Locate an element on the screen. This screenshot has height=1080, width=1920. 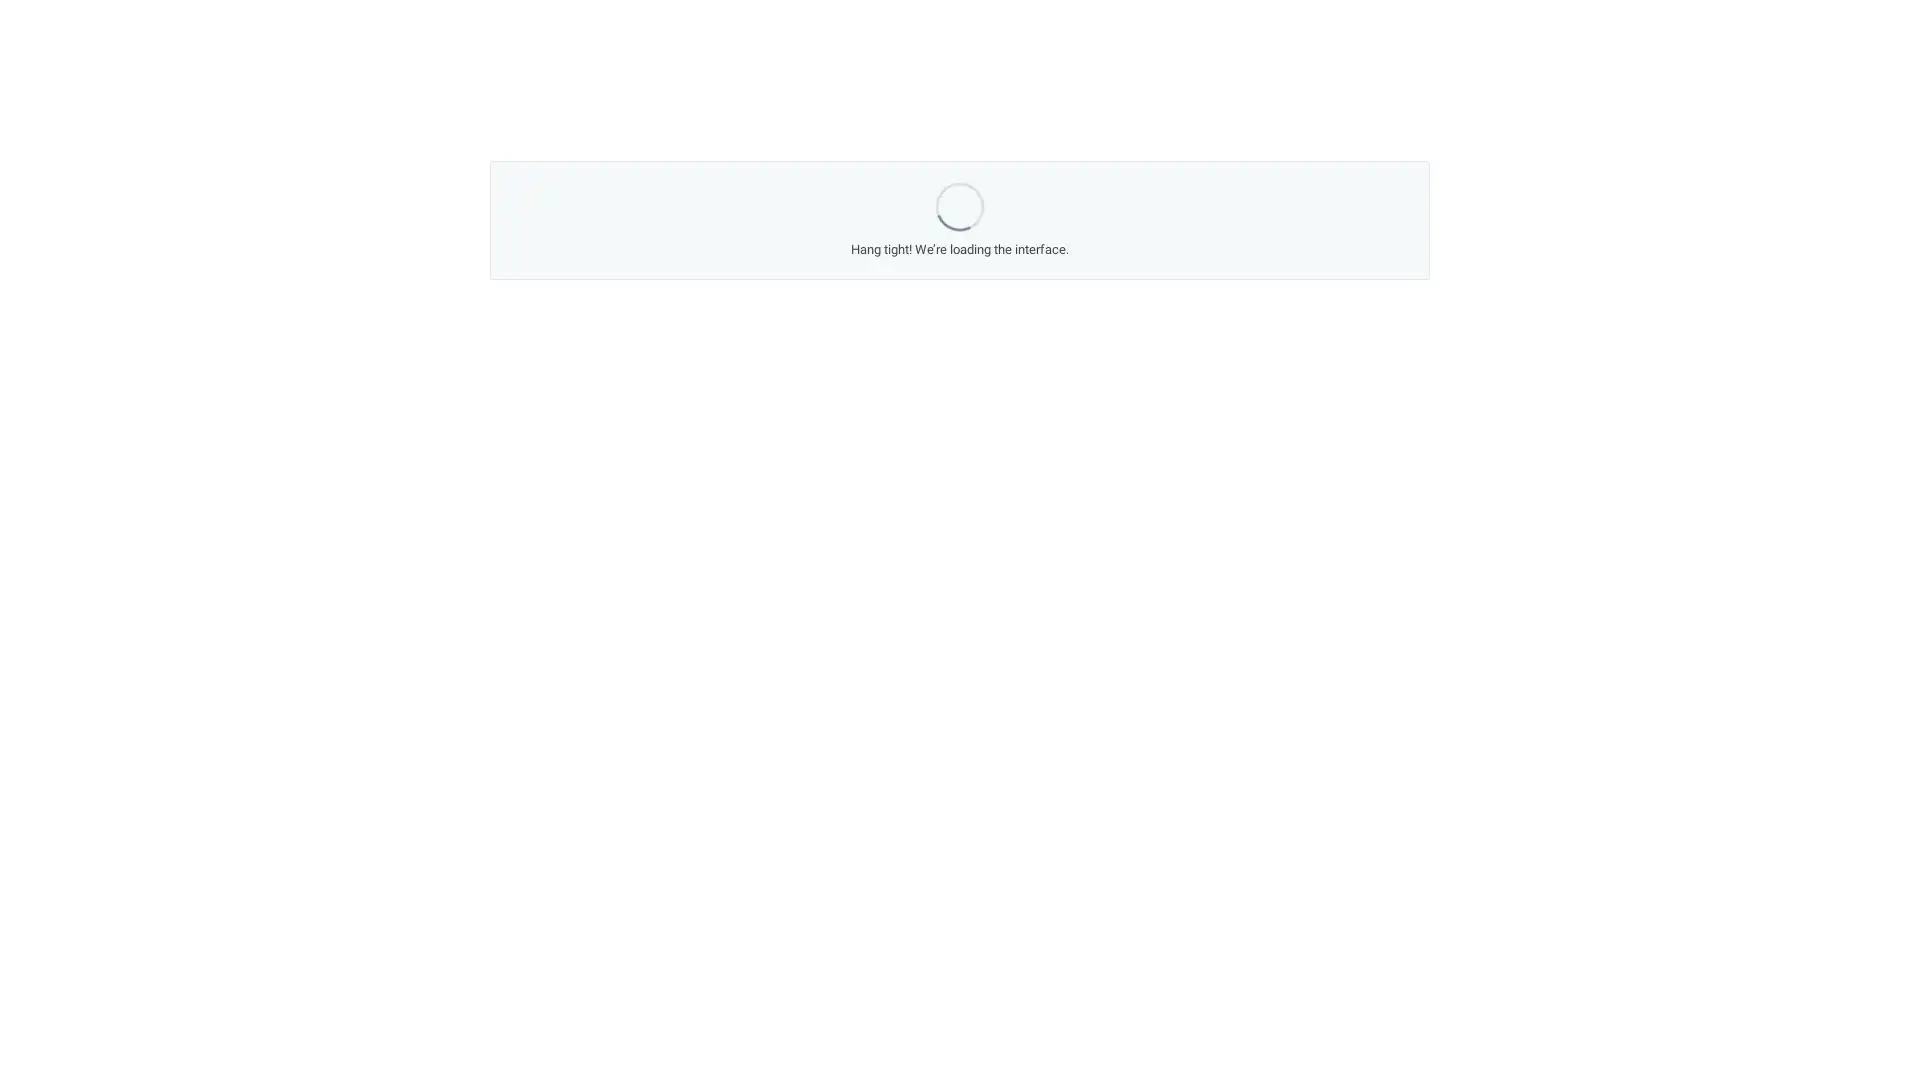
Why don't I need a password? is located at coordinates (846, 431).